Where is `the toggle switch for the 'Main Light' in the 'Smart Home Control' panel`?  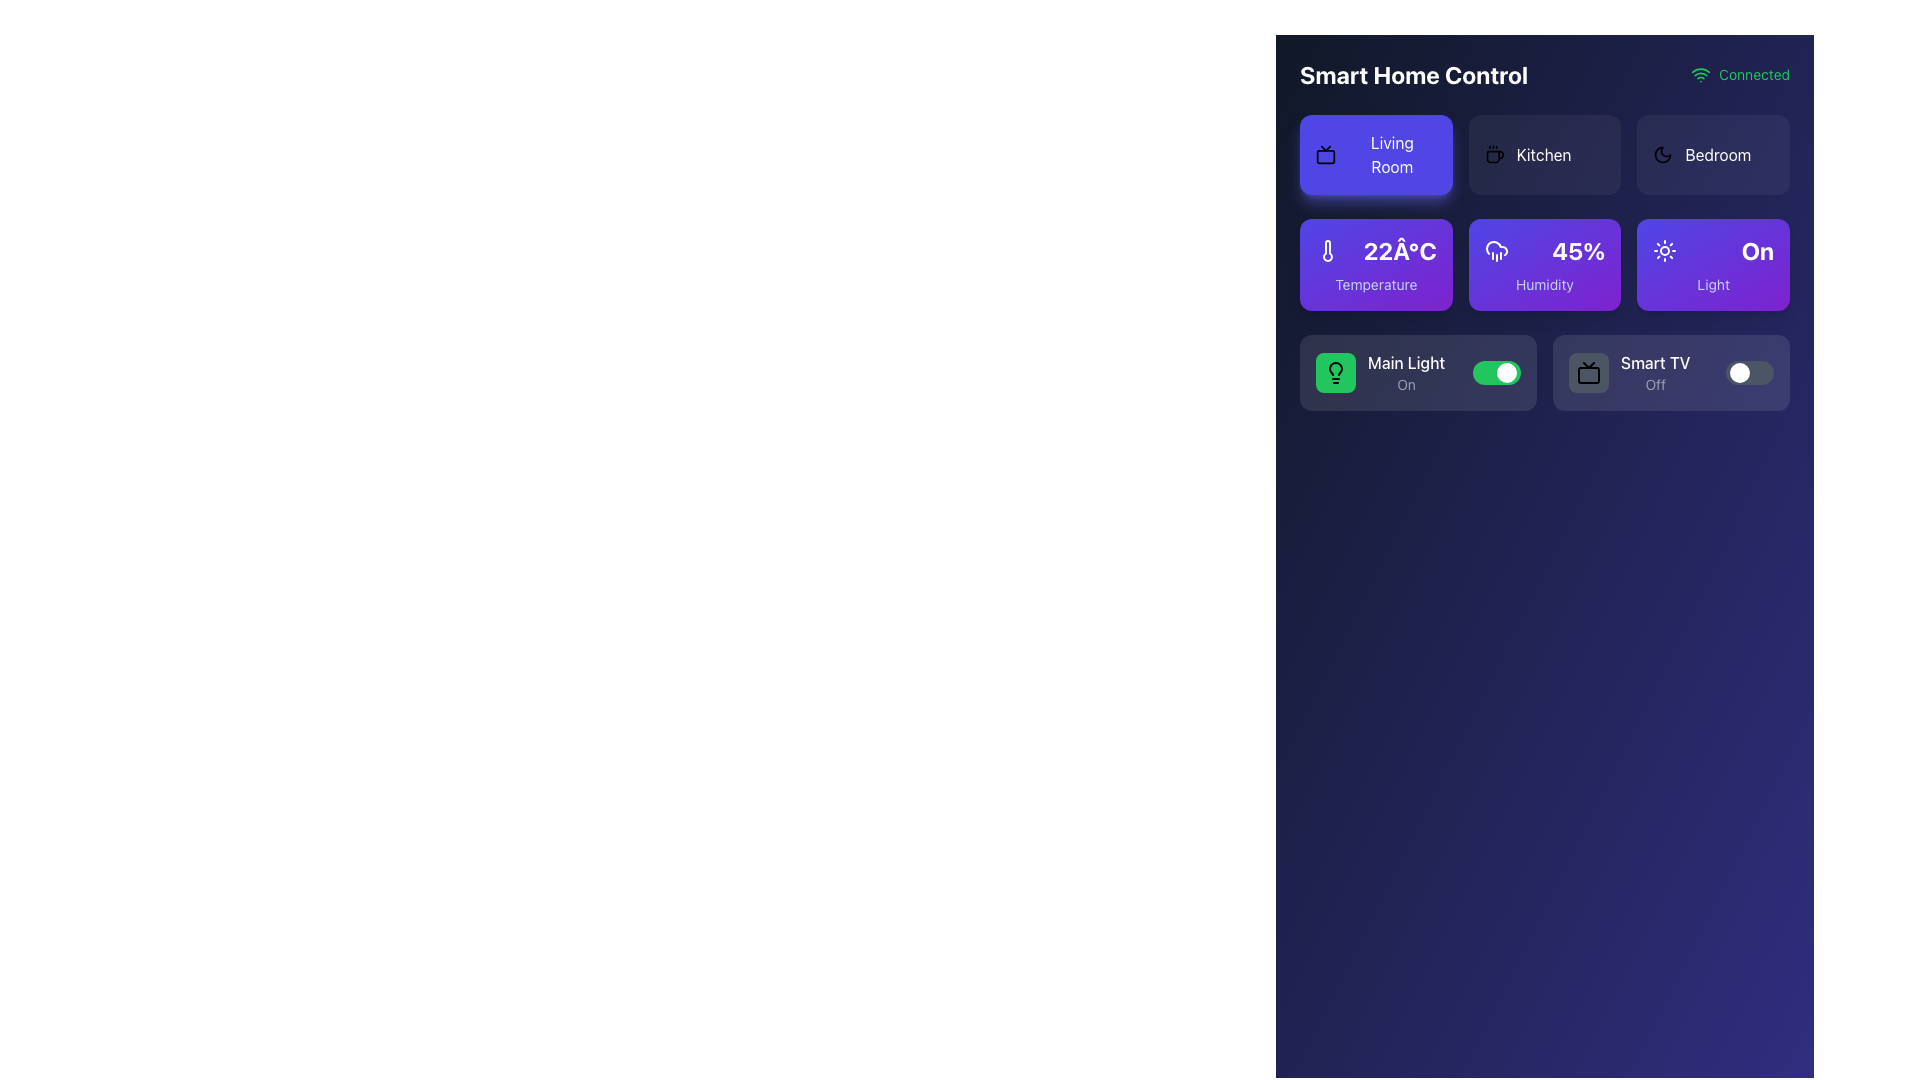 the toggle switch for the 'Main Light' in the 'Smart Home Control' panel is located at coordinates (1497, 373).